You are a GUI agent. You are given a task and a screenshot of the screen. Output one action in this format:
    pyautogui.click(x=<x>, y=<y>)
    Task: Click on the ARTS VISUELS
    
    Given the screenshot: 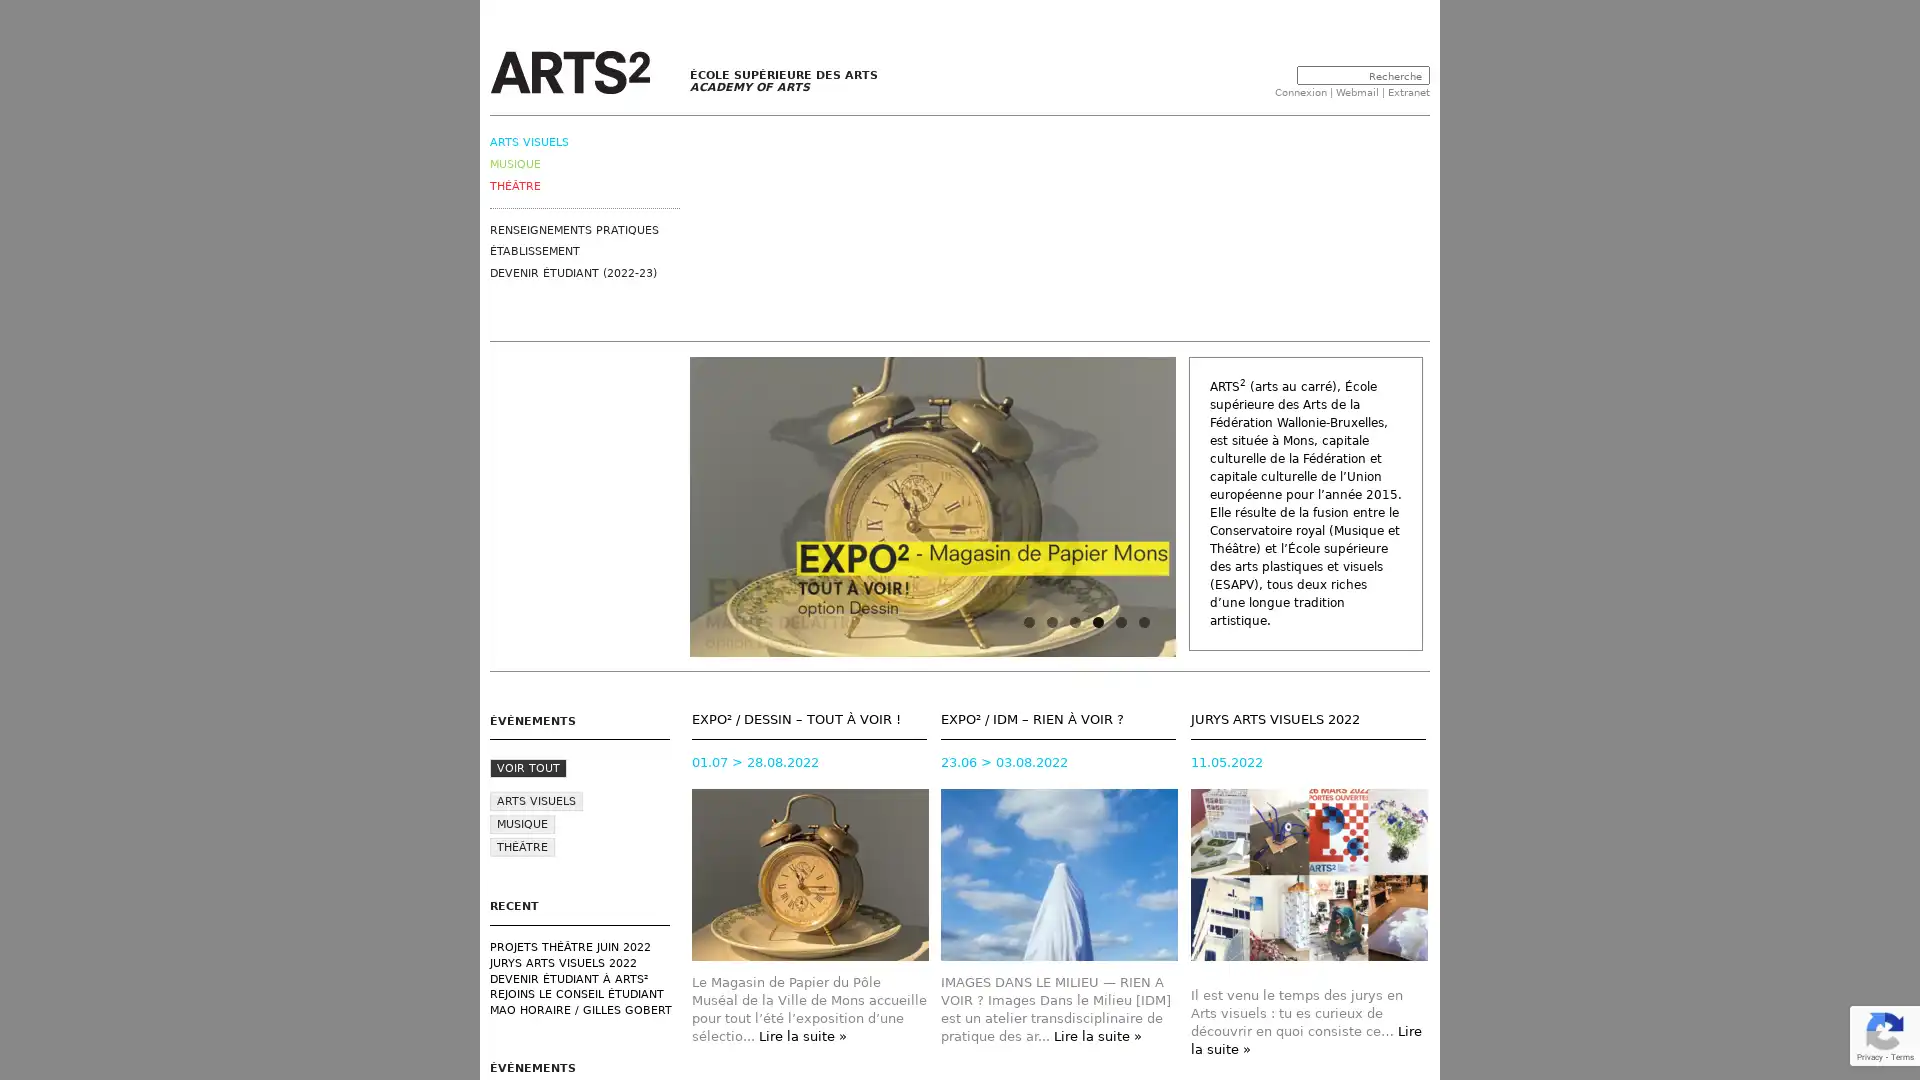 What is the action you would take?
    pyautogui.click(x=536, y=800)
    